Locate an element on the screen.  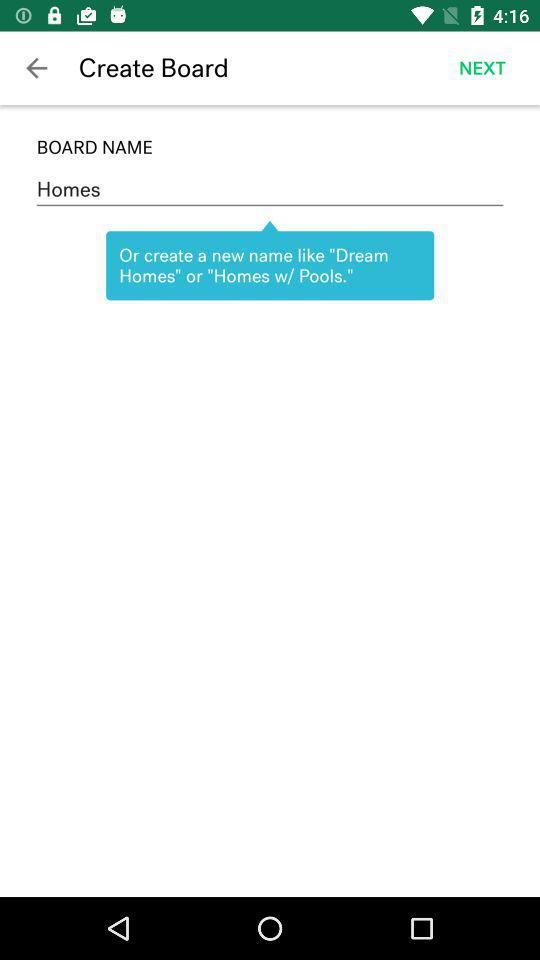
go back is located at coordinates (36, 68).